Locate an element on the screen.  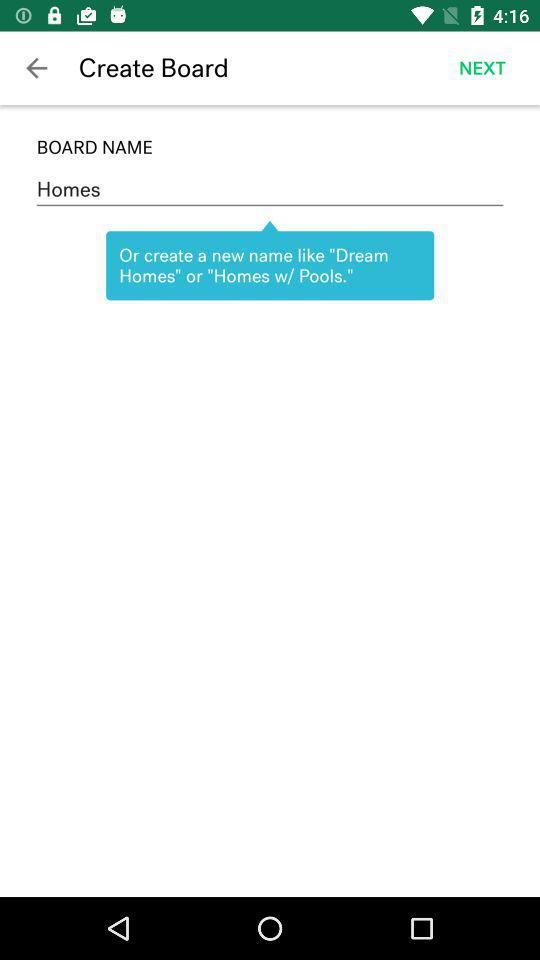
go back is located at coordinates (36, 68).